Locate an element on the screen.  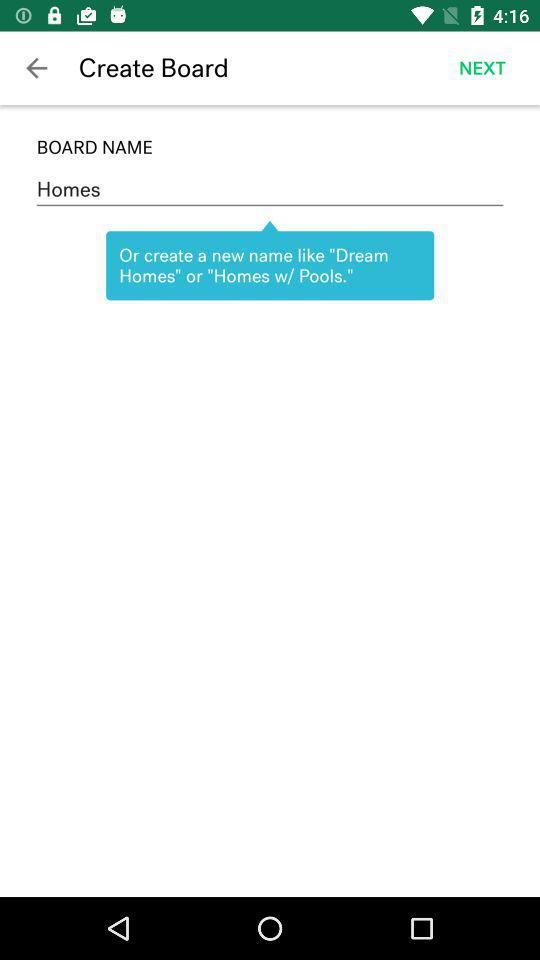
go back is located at coordinates (36, 68).